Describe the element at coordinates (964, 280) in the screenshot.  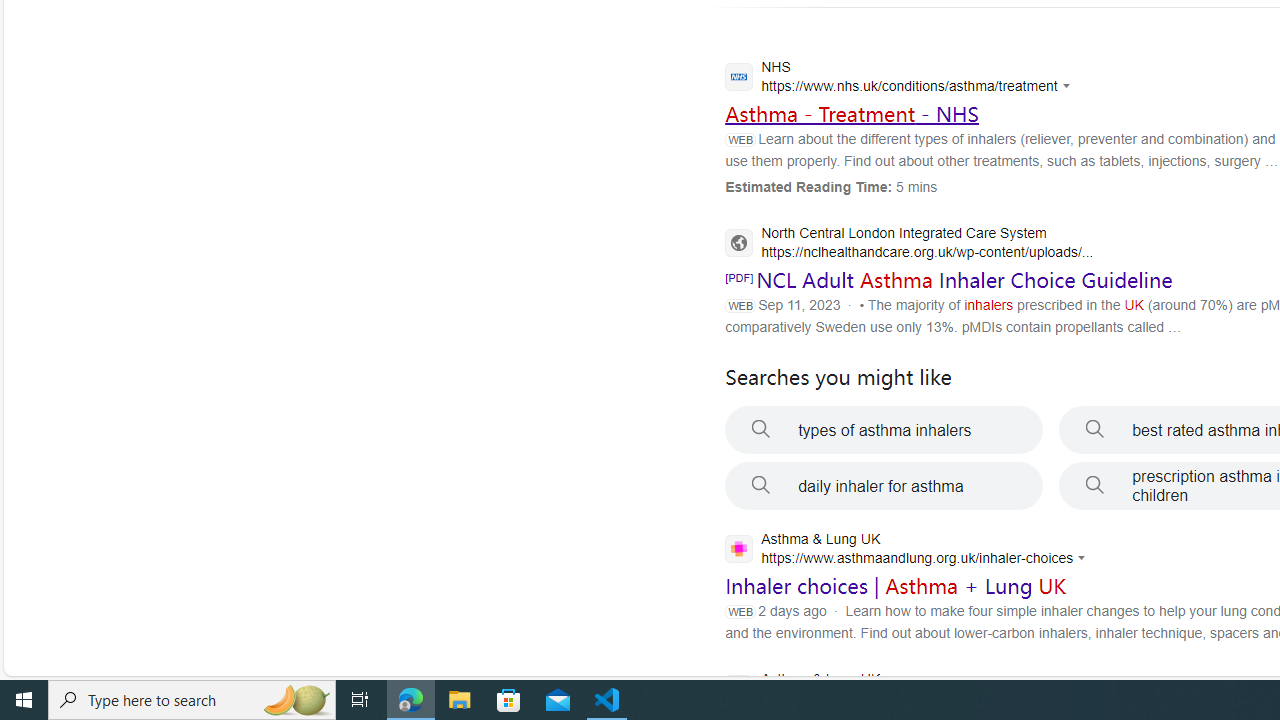
I see `'NCL Adult Asthma Inhaler Choice Guideline'` at that location.